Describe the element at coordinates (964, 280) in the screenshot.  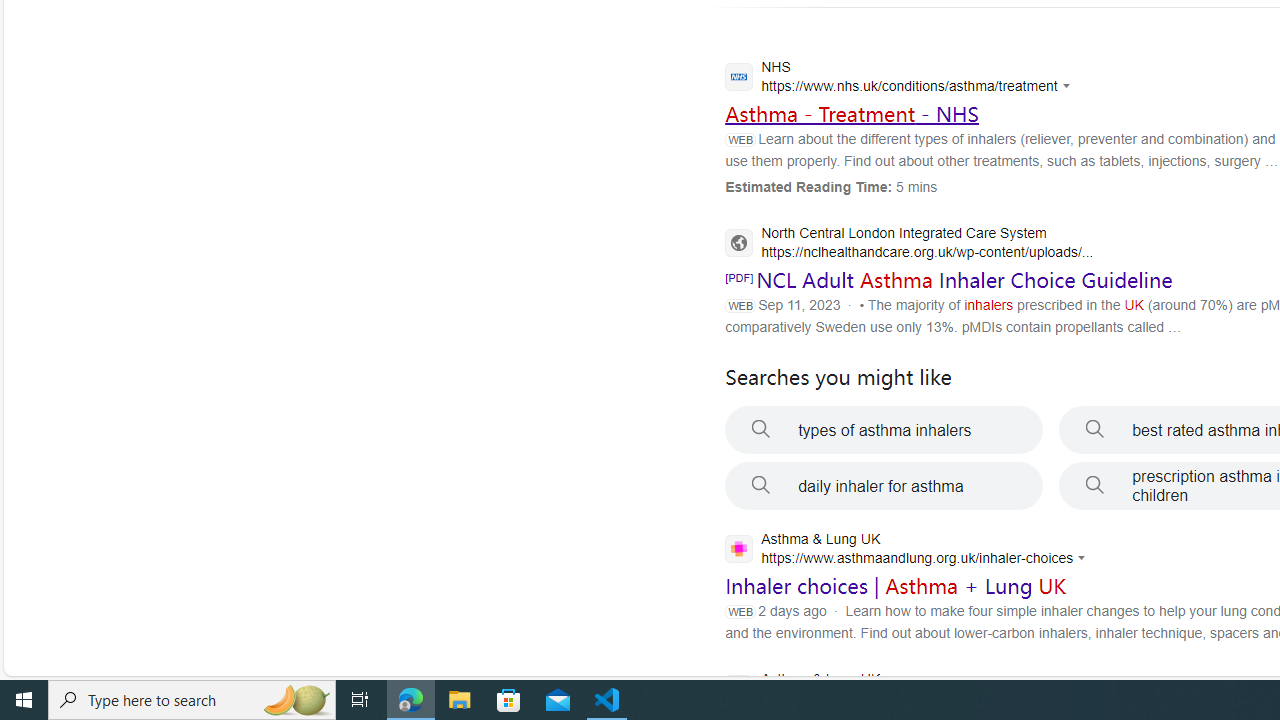
I see `'NCL Adult Asthma Inhaler Choice Guideline'` at that location.